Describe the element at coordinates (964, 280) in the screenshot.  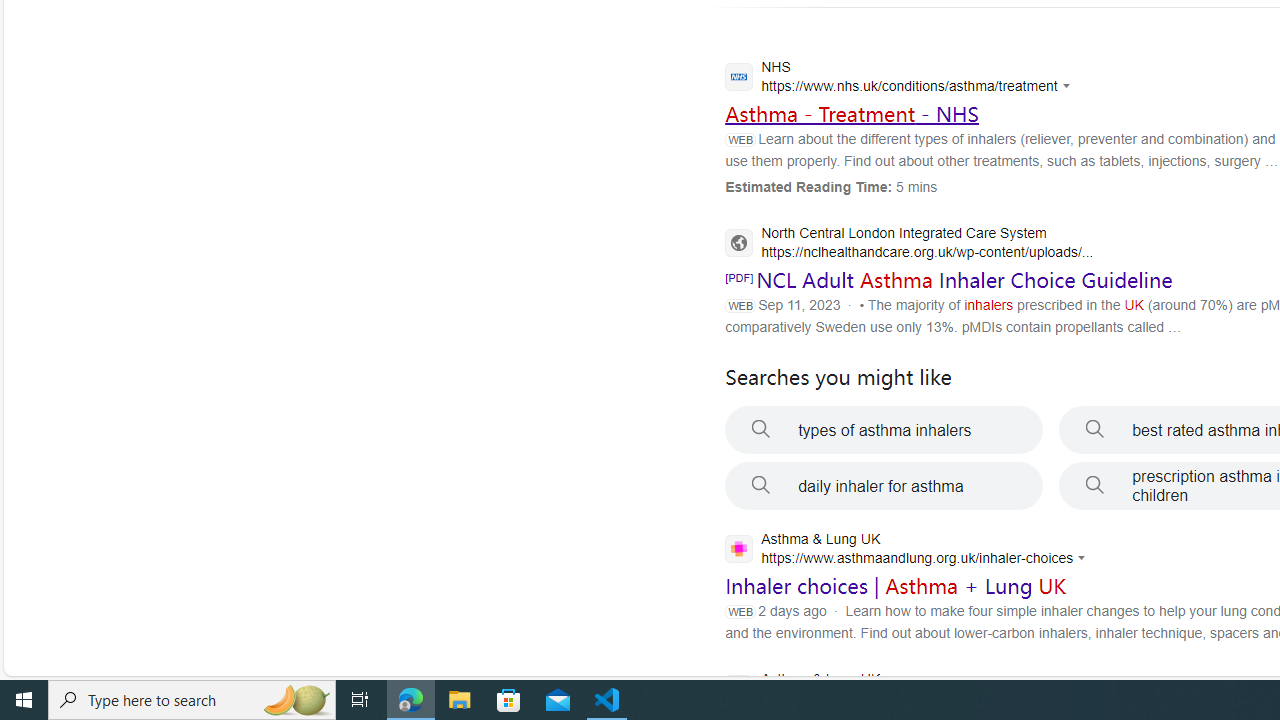
I see `'NCL Adult Asthma Inhaler Choice Guideline'` at that location.